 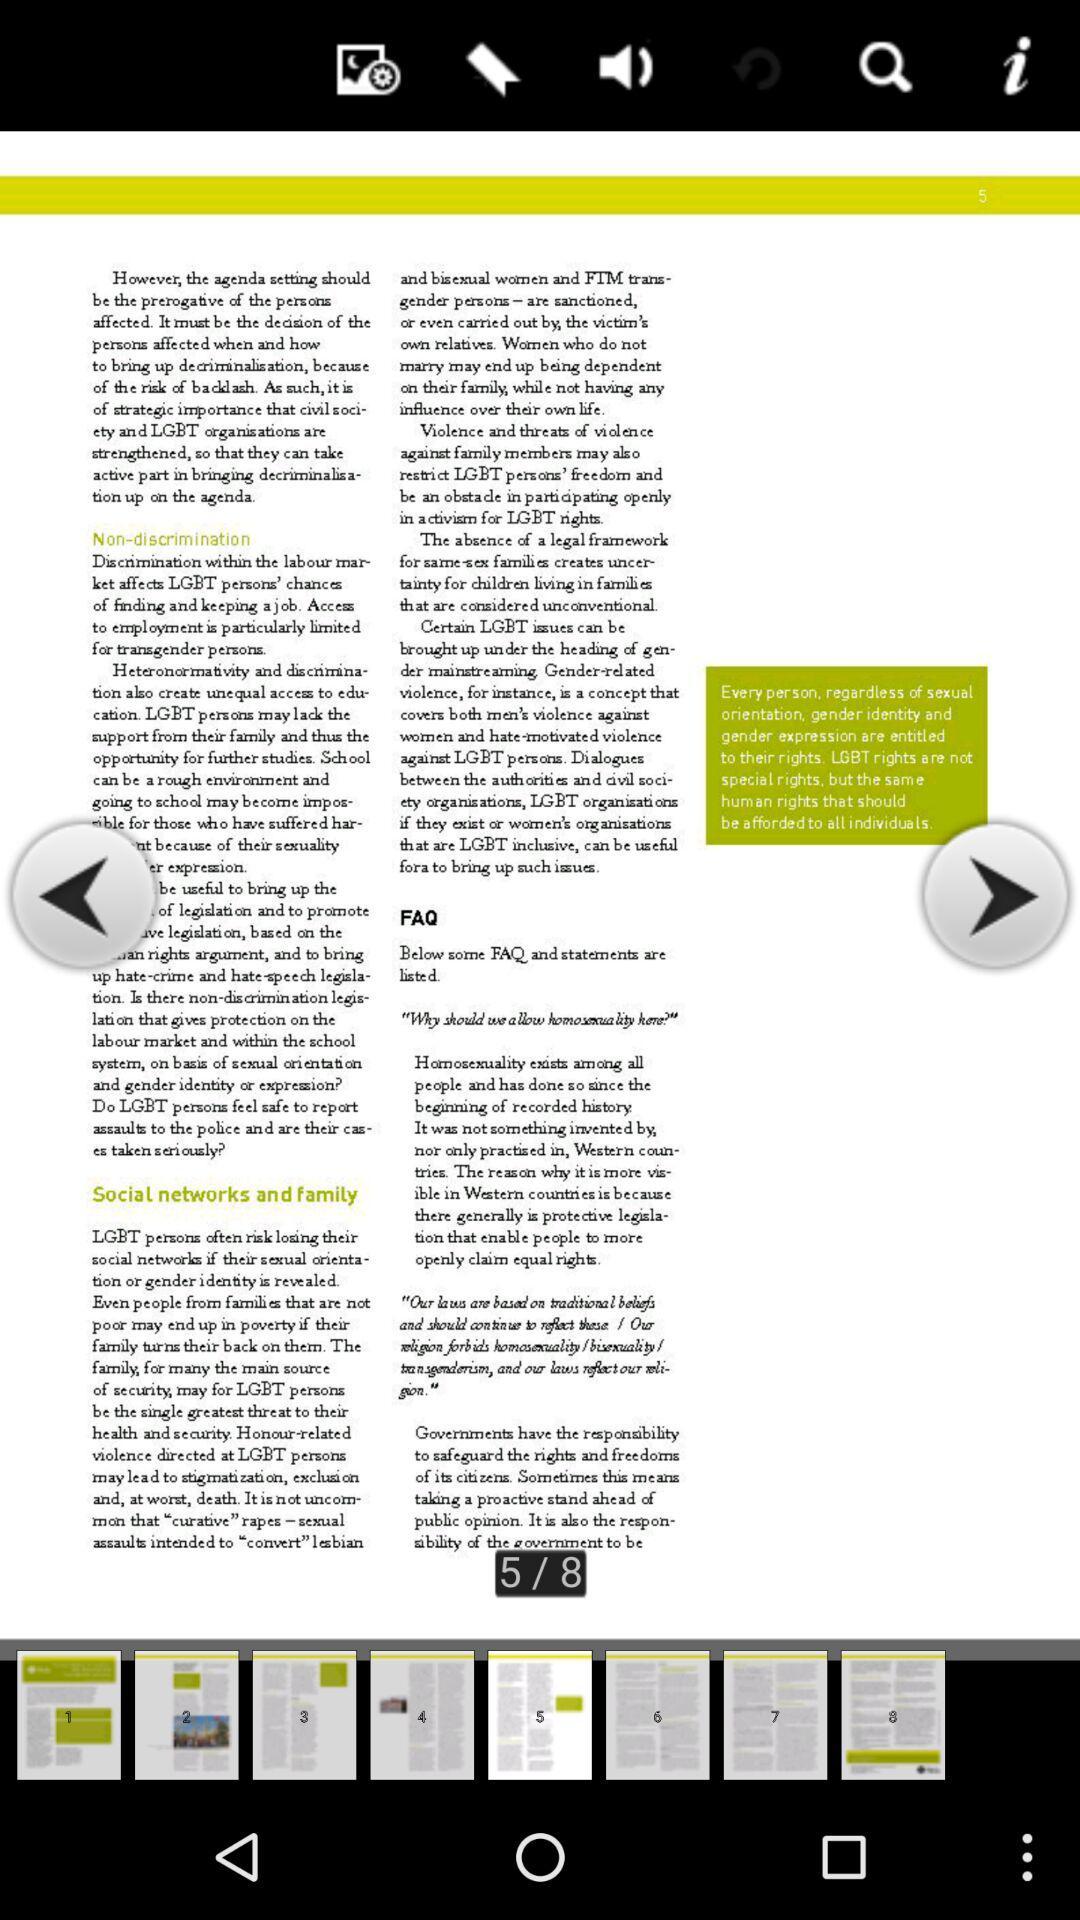 What do you see at coordinates (994, 895) in the screenshot?
I see `next page` at bounding box center [994, 895].